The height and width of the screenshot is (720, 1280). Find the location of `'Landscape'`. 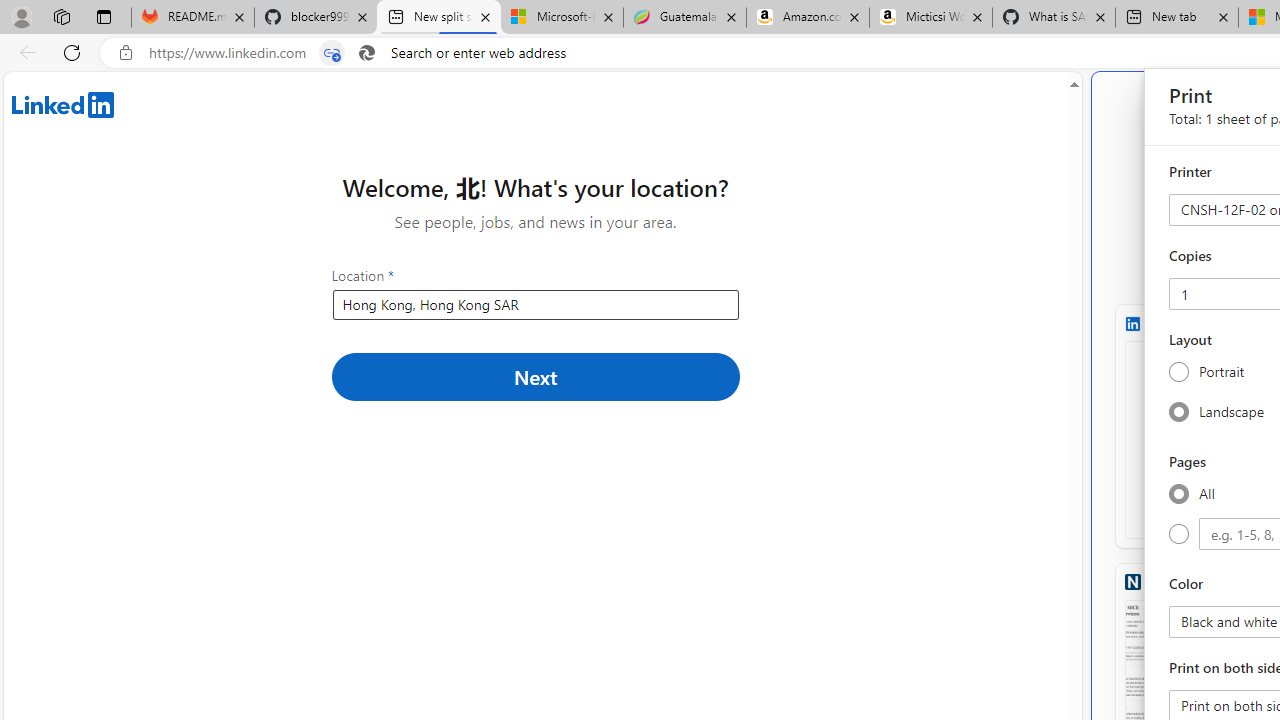

'Landscape' is located at coordinates (1178, 410).